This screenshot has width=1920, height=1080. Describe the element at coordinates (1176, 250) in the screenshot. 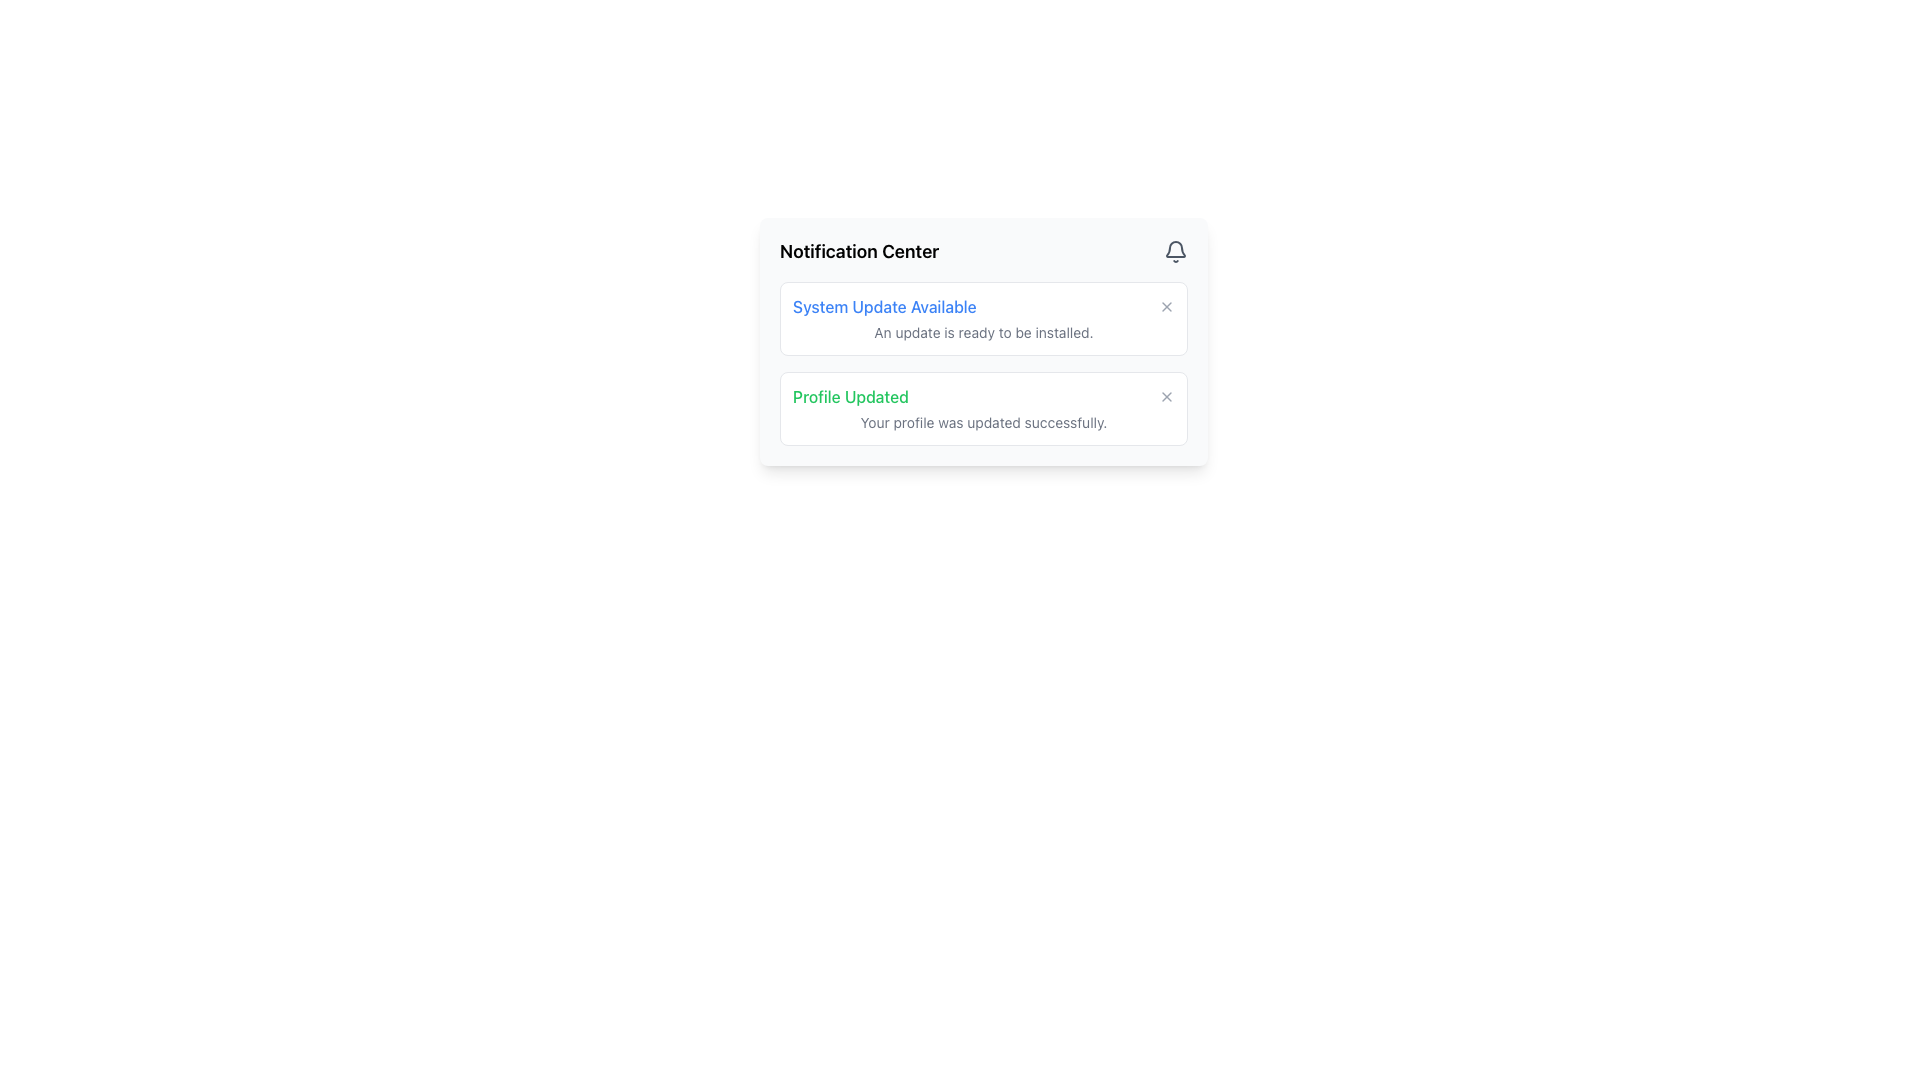

I see `the bell-shaped gray icon with minimalist design located at the far-right of the Notification Center header` at that location.